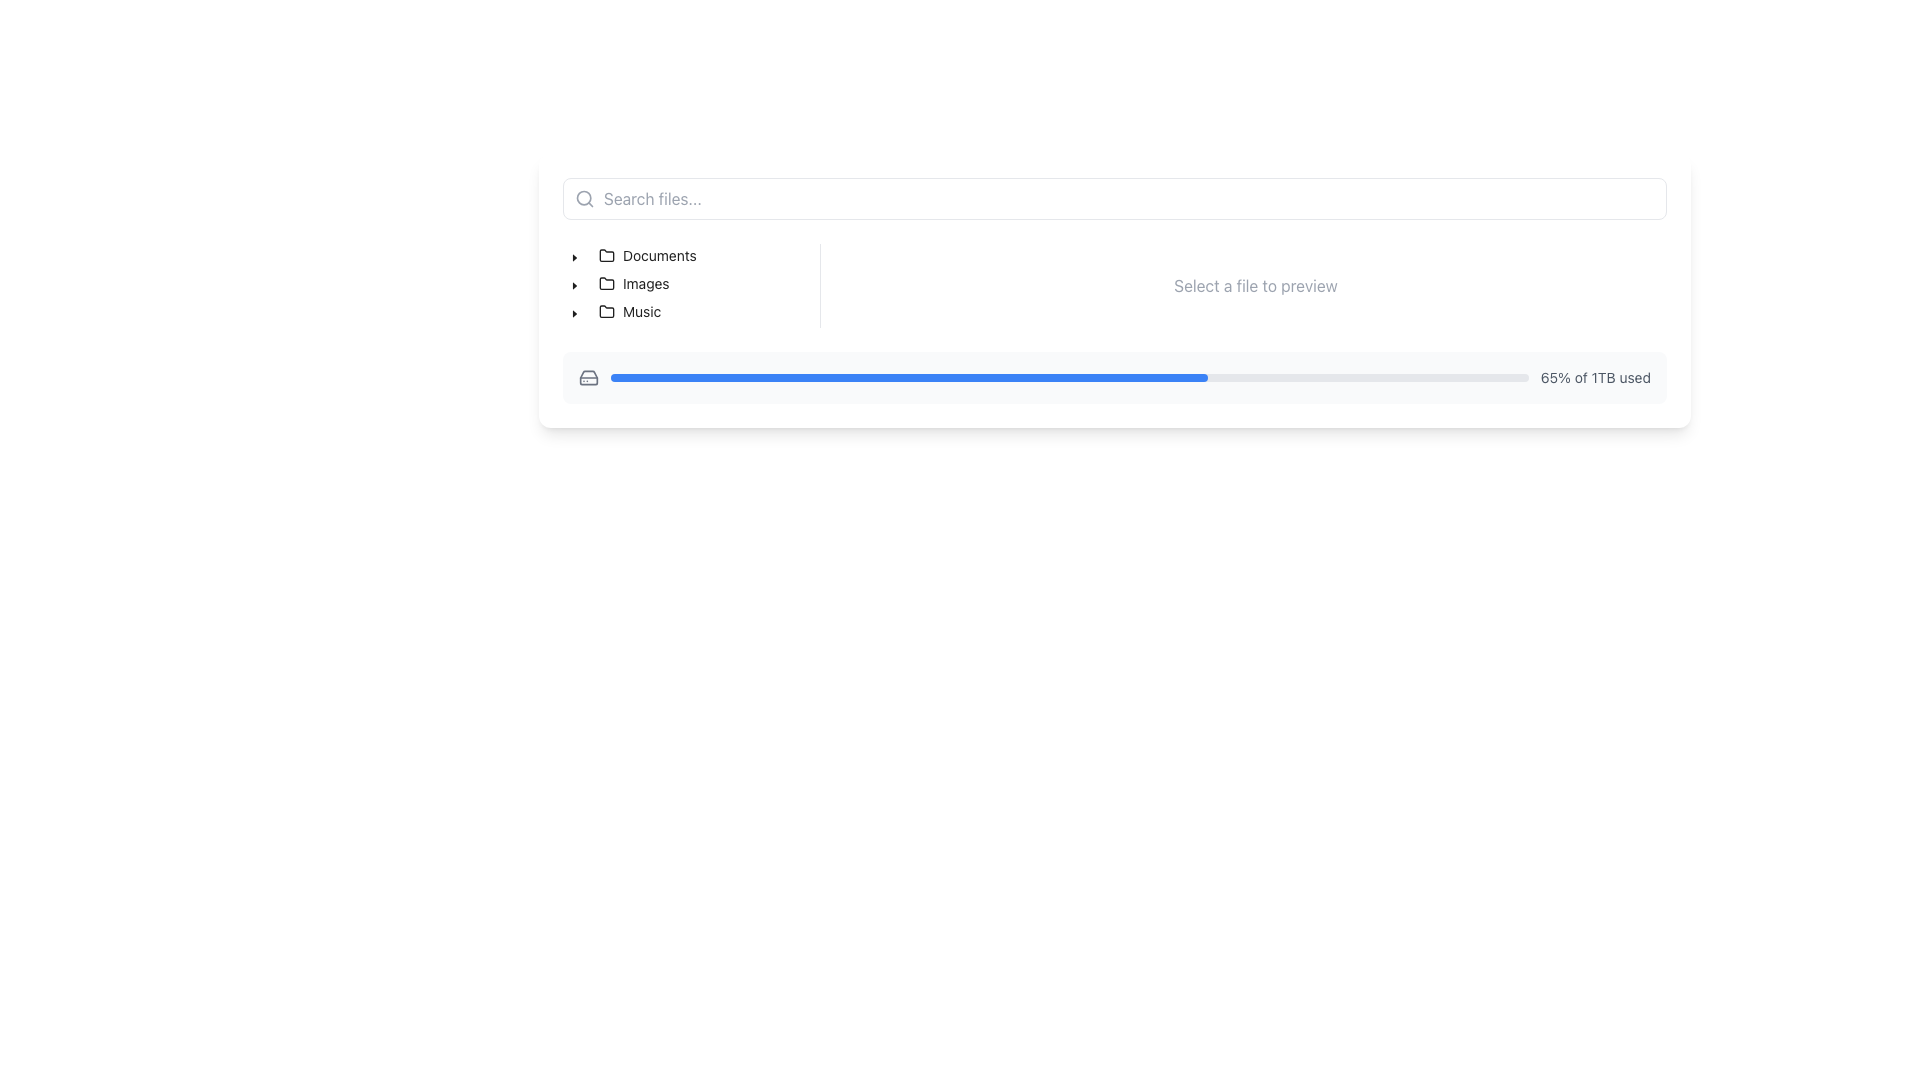  I want to click on the 'Music' folder text label in the file navigation system, so click(642, 312).